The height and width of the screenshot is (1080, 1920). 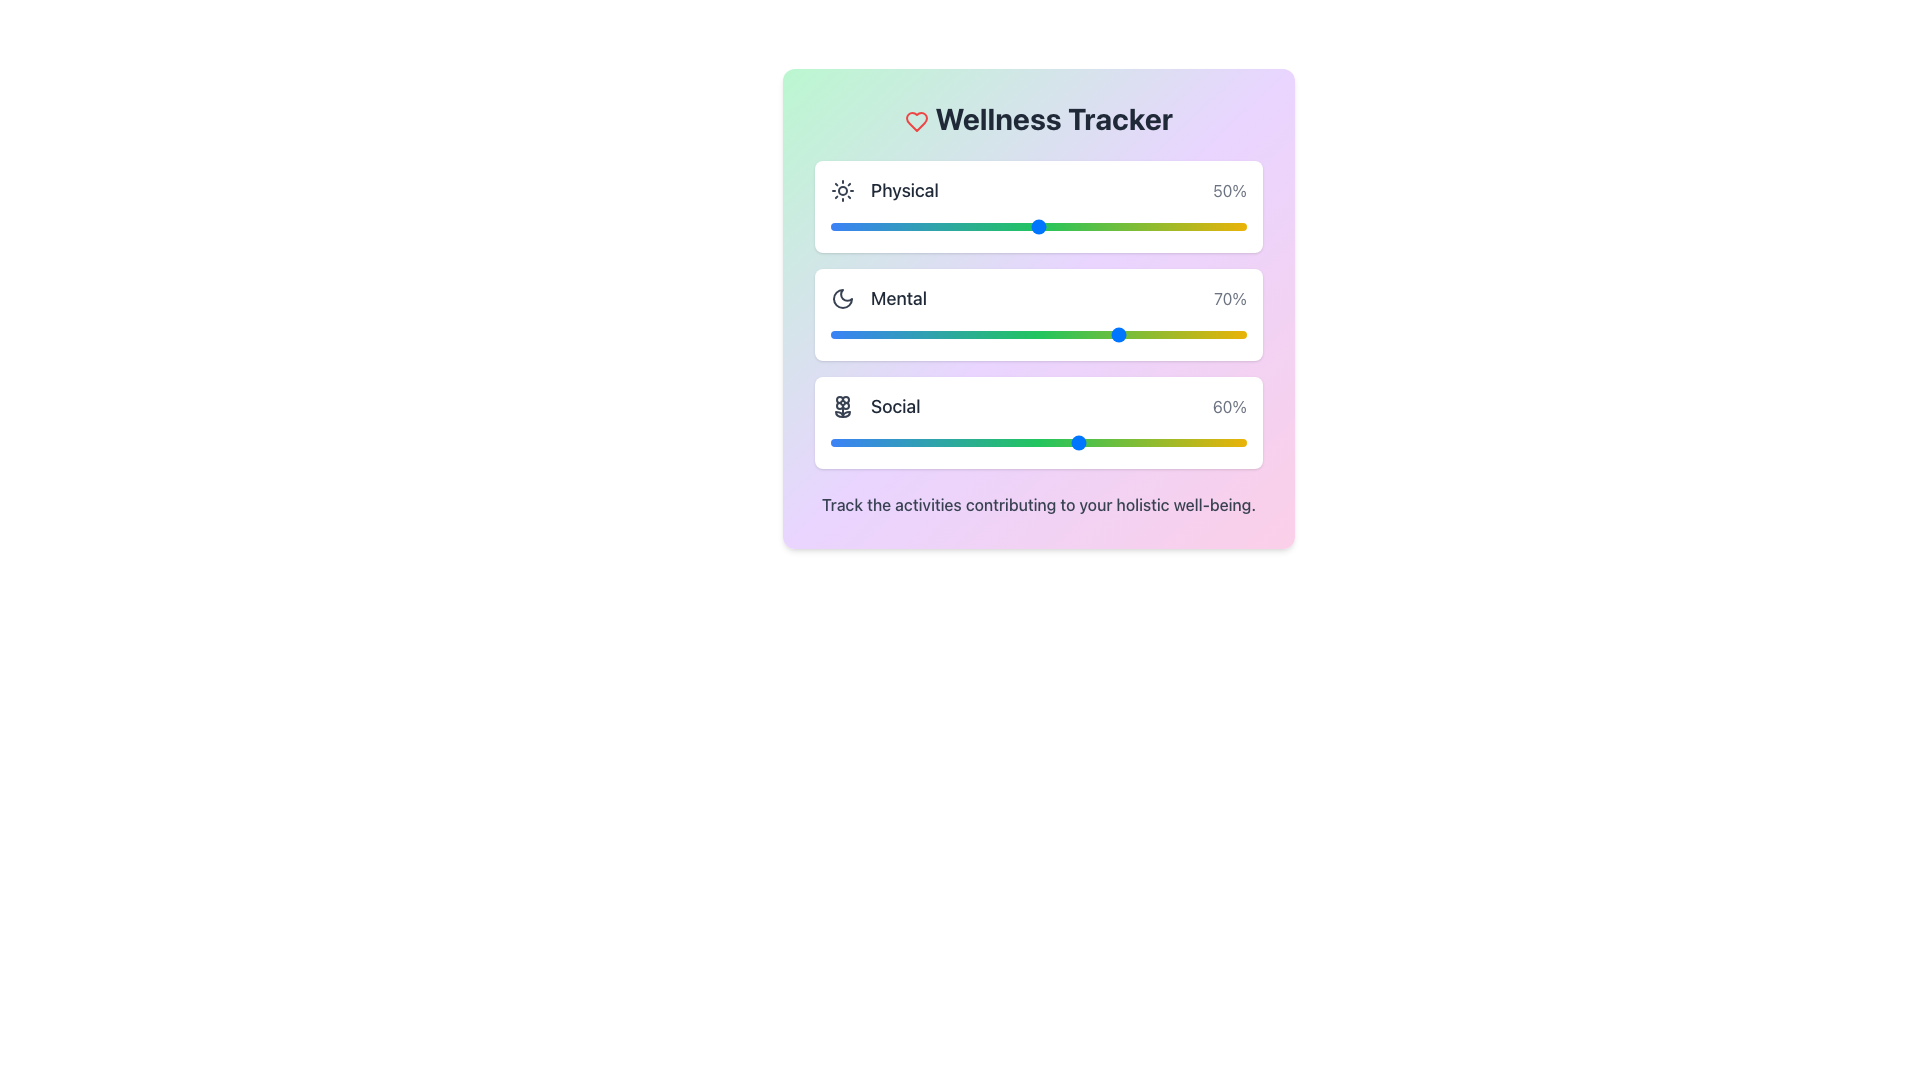 What do you see at coordinates (897, 299) in the screenshot?
I see `Label/Text element displaying the text 'Mental', which is styled with a medium-sized font in dark gray color and is positioned to the right of a crescent moon icon` at bounding box center [897, 299].